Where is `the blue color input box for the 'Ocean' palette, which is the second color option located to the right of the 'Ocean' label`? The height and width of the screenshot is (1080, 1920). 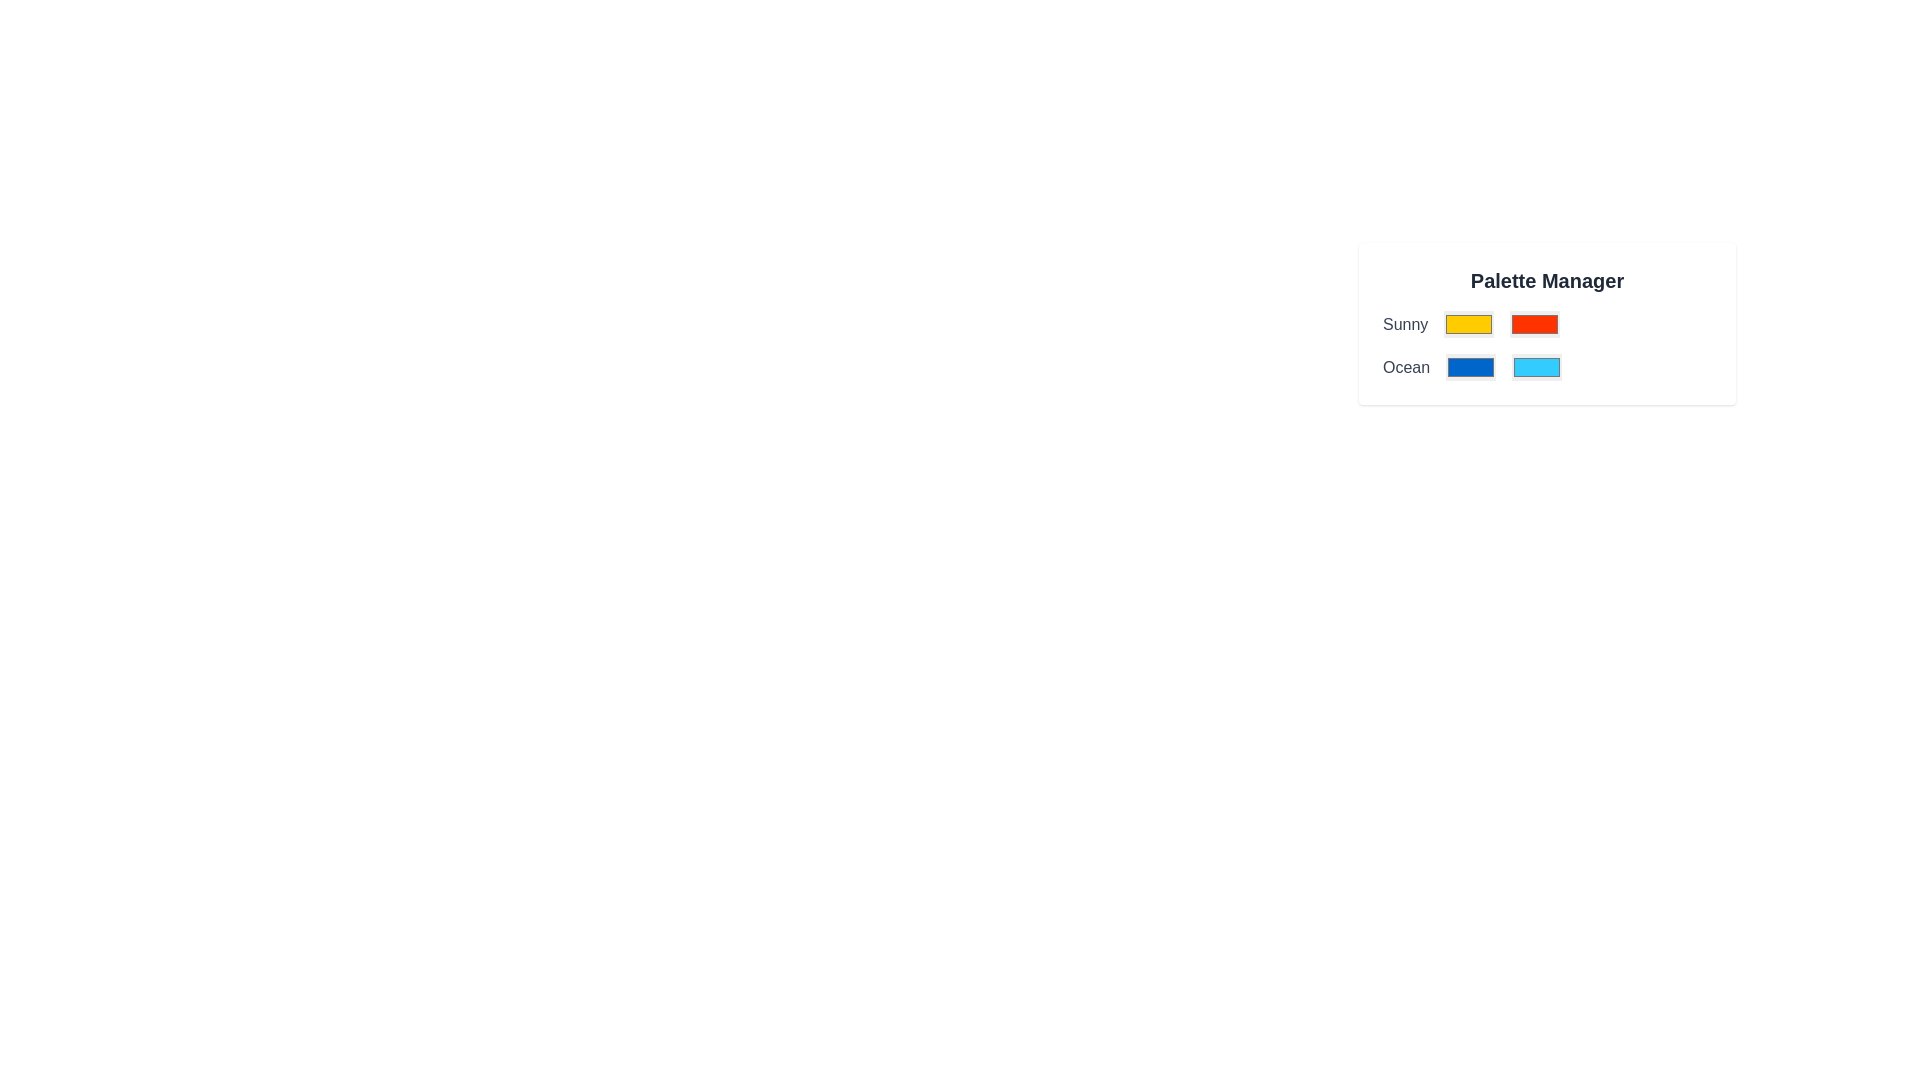
the blue color input box for the 'Ocean' palette, which is the second color option located to the right of the 'Ocean' label is located at coordinates (1471, 367).